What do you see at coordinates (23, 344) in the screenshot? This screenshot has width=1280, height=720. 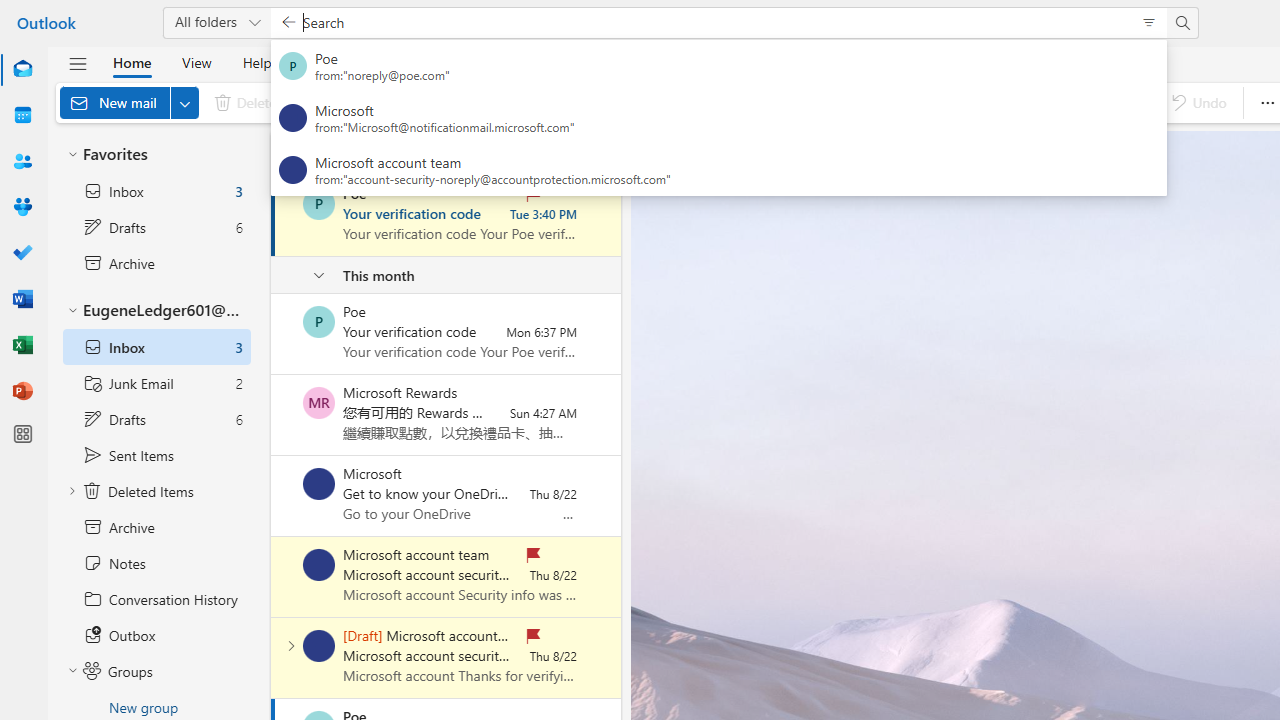 I see `'Excel'` at bounding box center [23, 344].